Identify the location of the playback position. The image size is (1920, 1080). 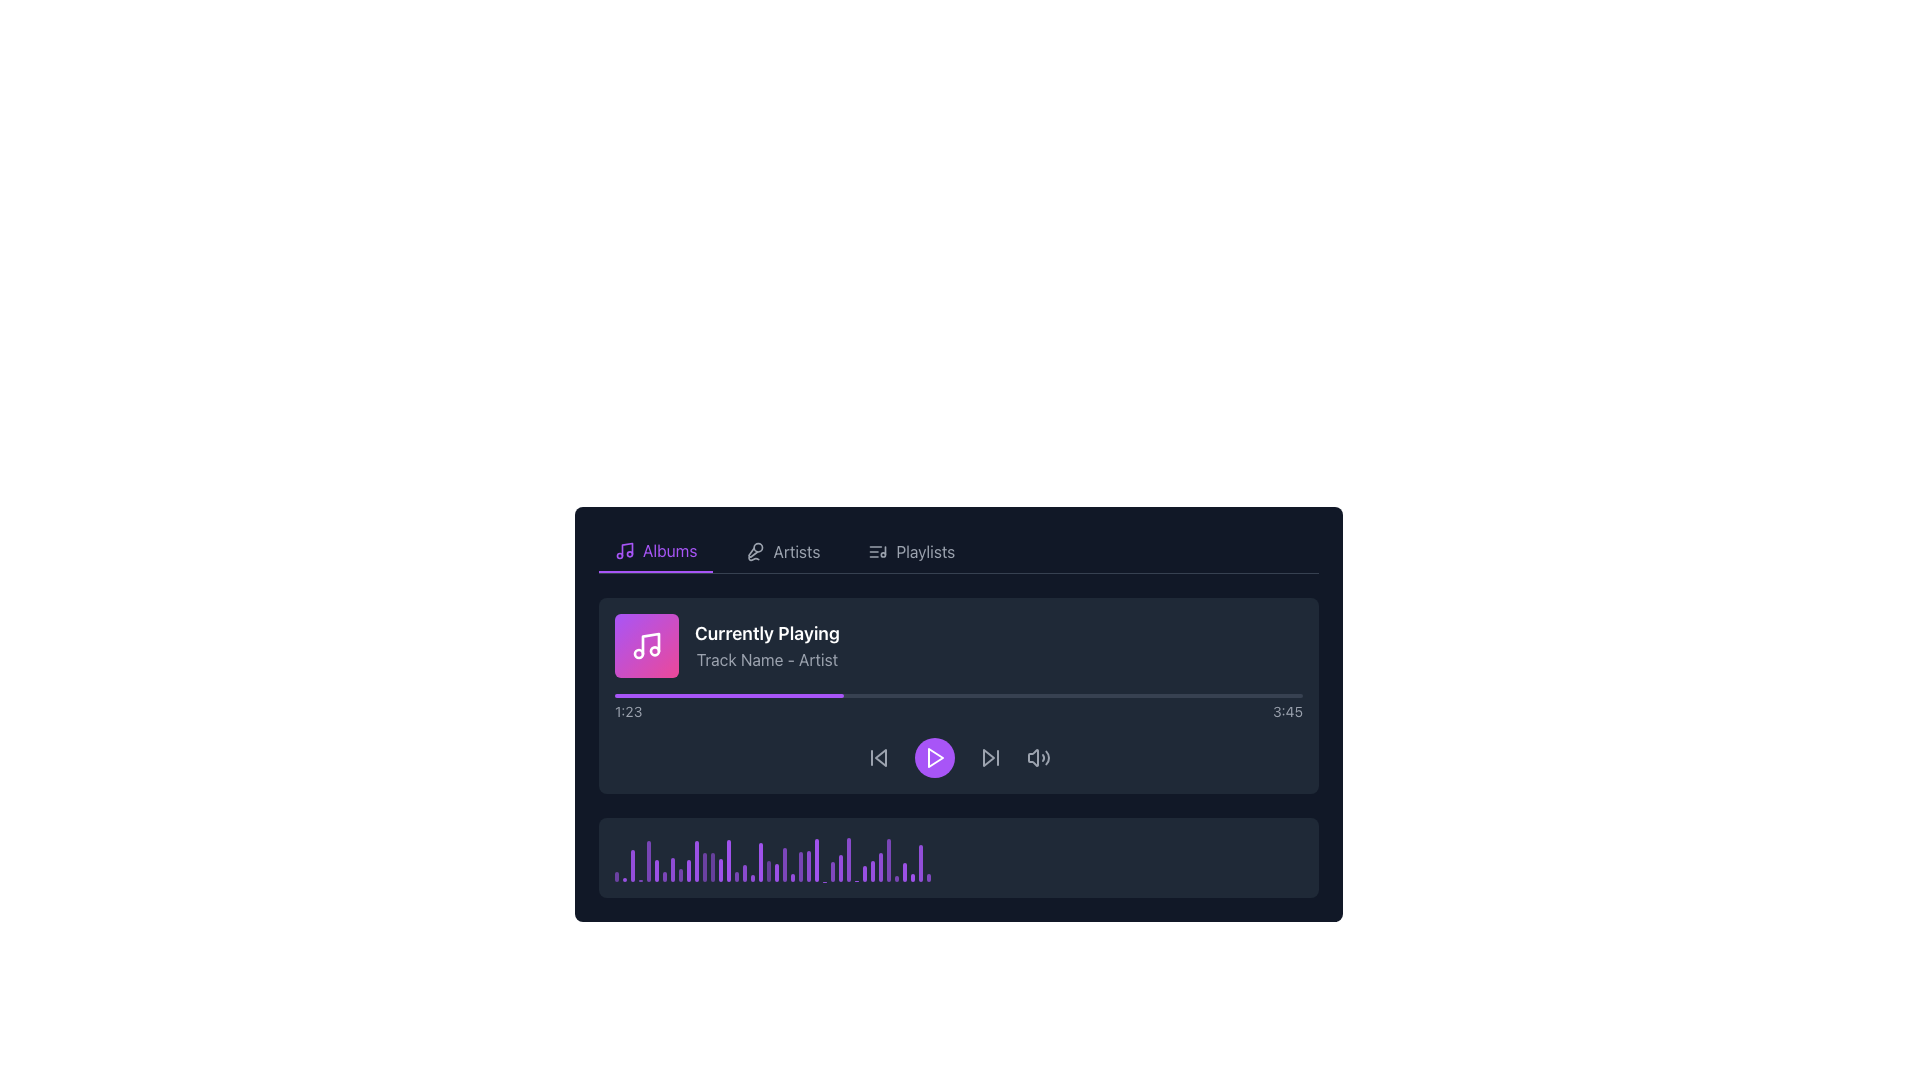
(1137, 694).